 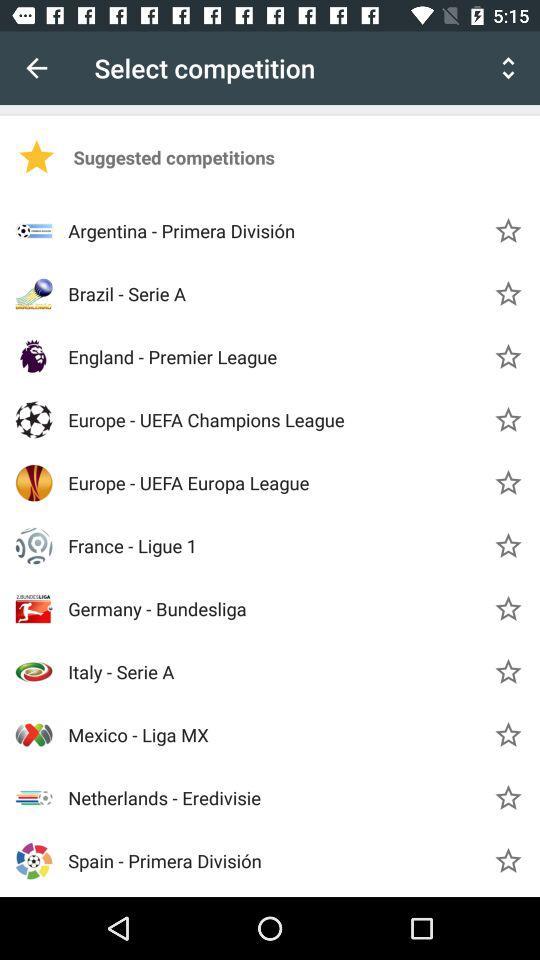 I want to click on icon next to select competition, so click(x=36, y=68).